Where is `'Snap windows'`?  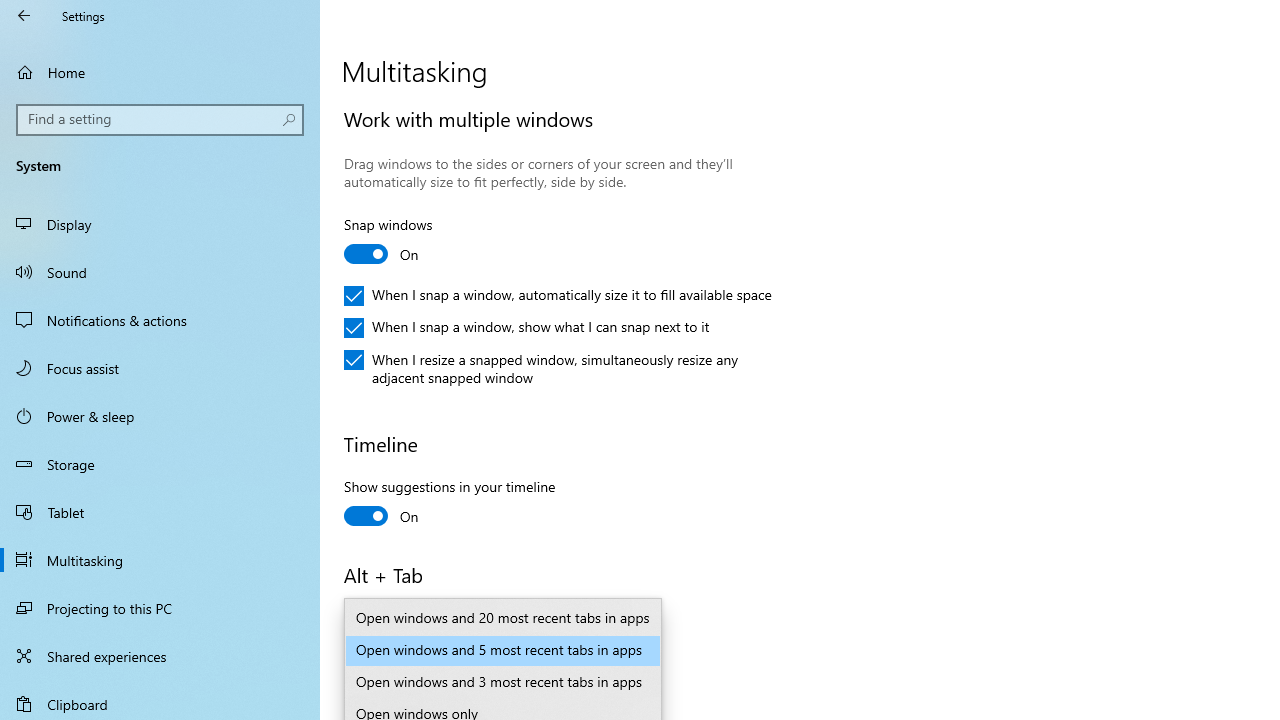
'Snap windows' is located at coordinates (416, 241).